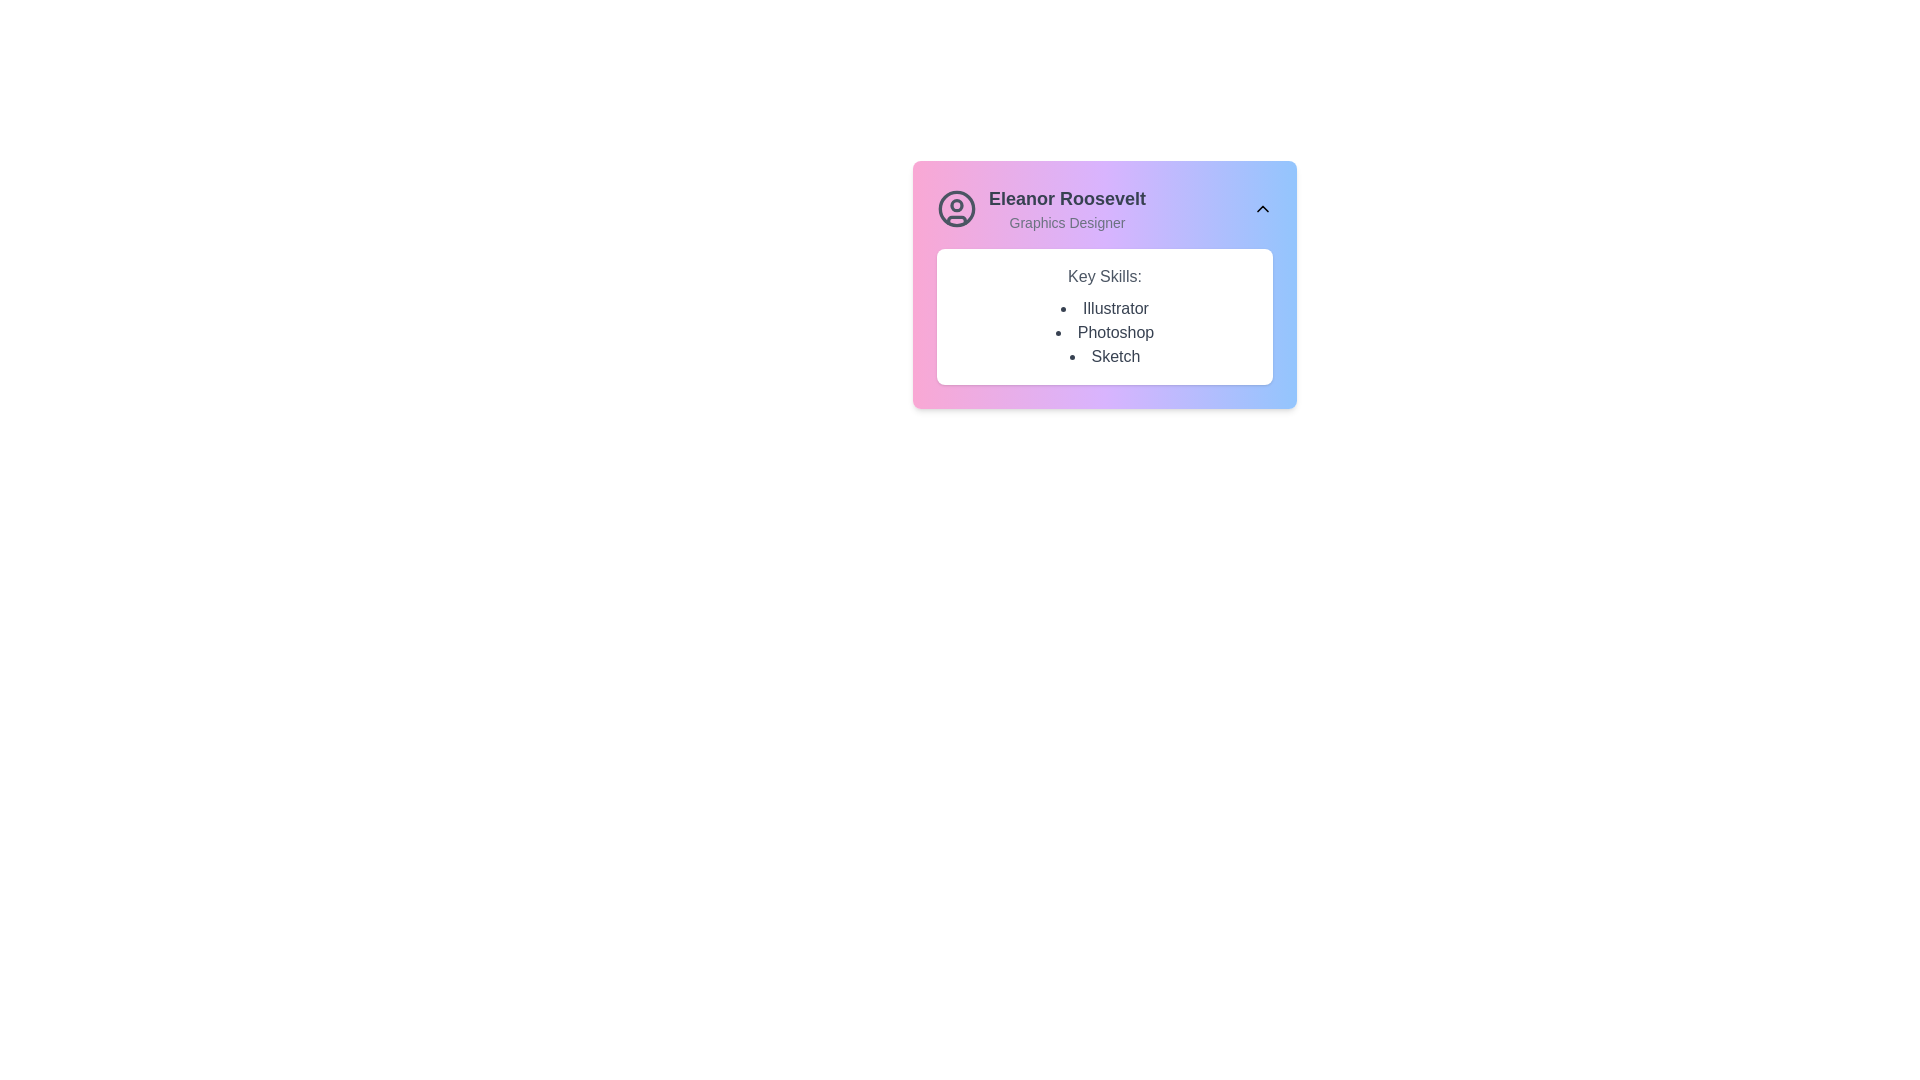 Image resolution: width=1920 pixels, height=1080 pixels. Describe the element at coordinates (1261, 208) in the screenshot. I see `the small upward pointing triangular button with a black outline on a light blue background located at the top-right corner of the card for 'Eleanor Roosevelt' to trigger a tooltip or effect` at that location.